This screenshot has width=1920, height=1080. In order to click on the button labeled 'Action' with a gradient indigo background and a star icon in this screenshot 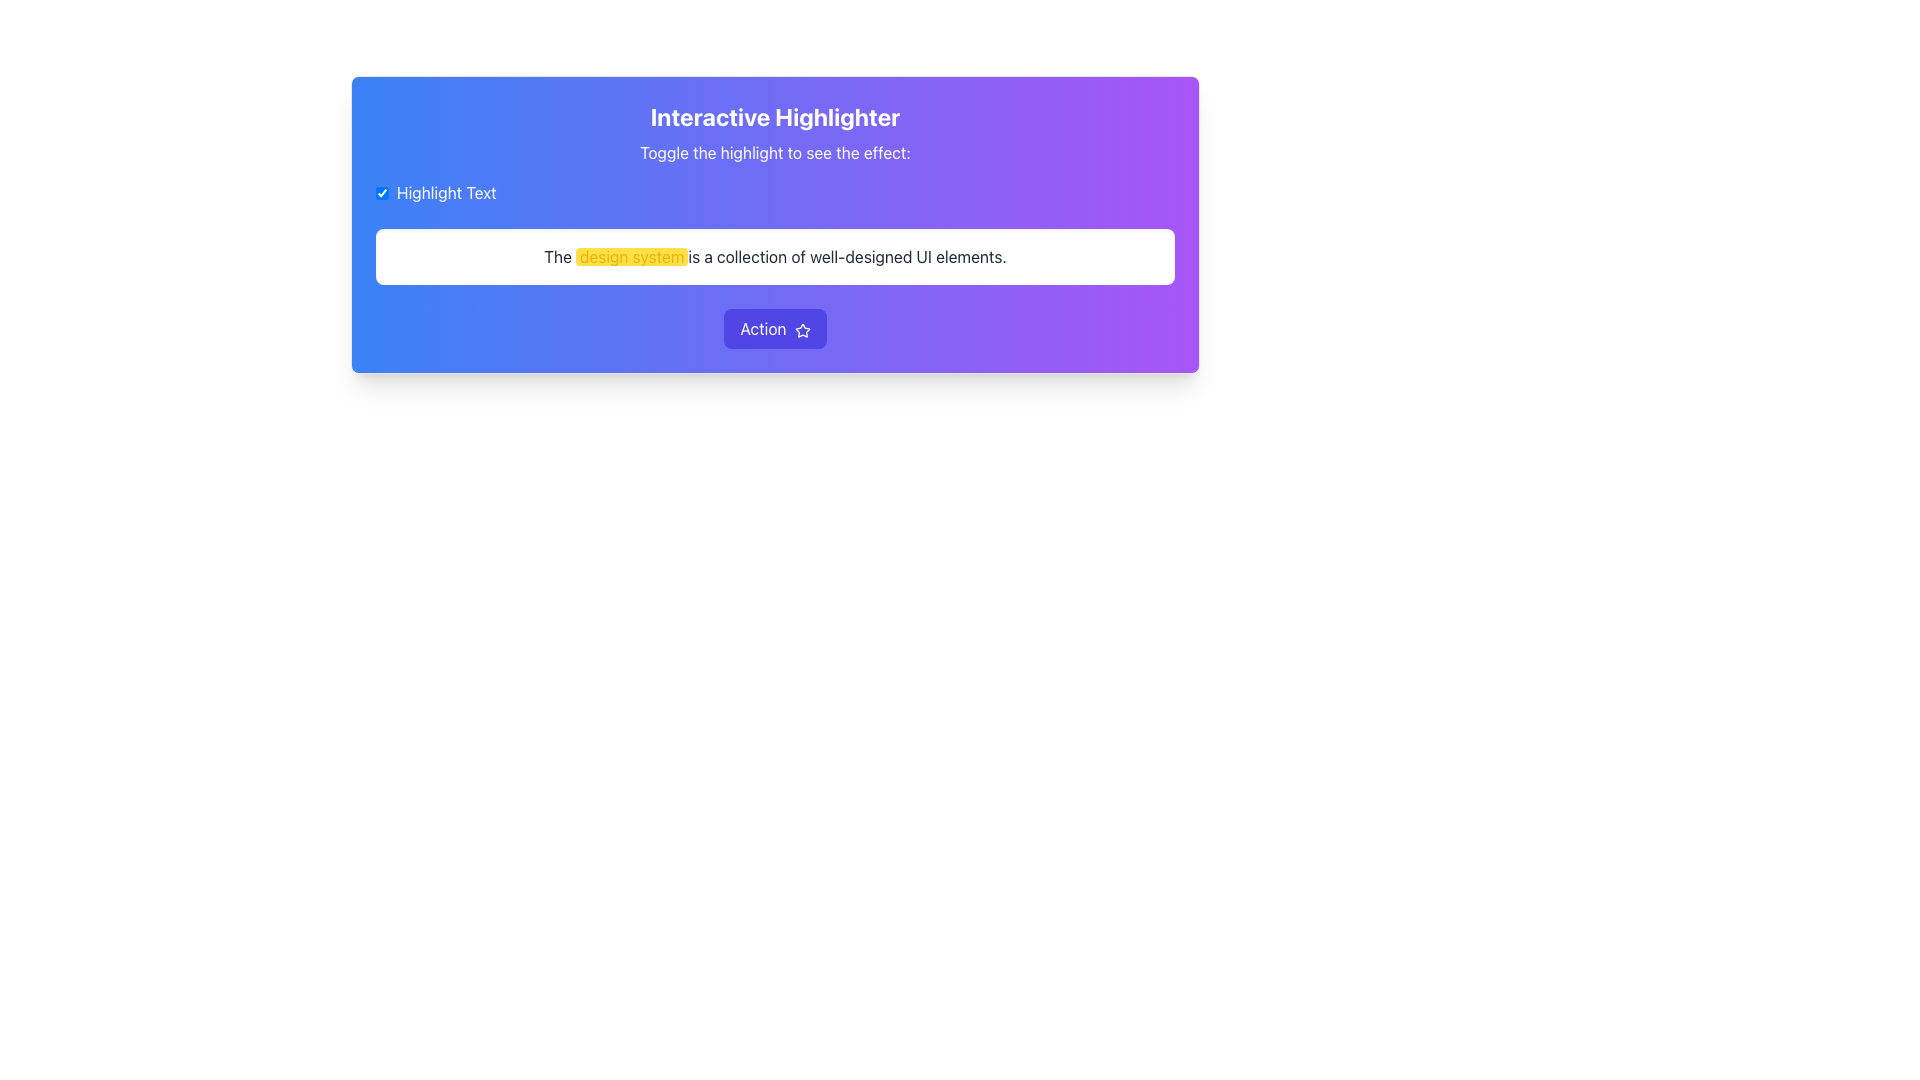, I will do `click(774, 327)`.